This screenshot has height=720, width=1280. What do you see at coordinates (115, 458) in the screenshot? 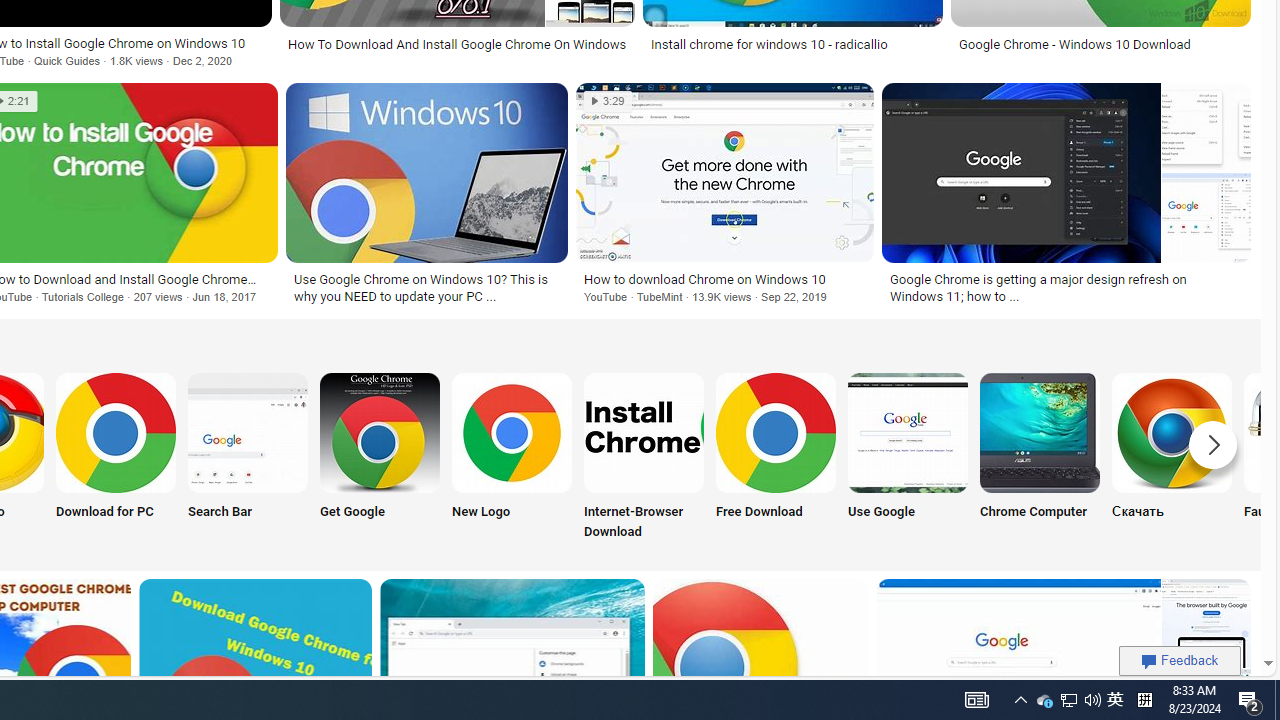
I see `'Chrome Download for PC Download for PC'` at bounding box center [115, 458].